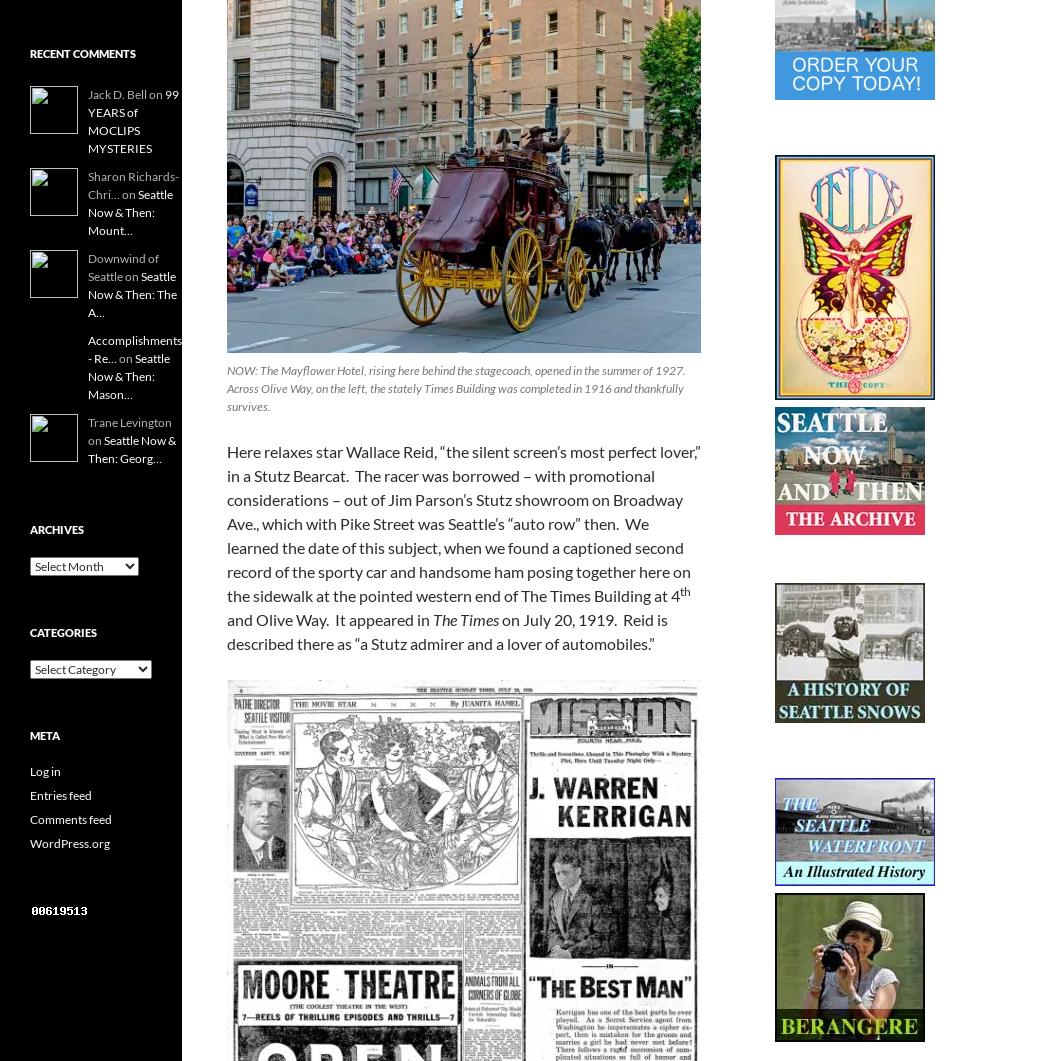 The width and height of the screenshot is (1050, 1061). Describe the element at coordinates (465, 618) in the screenshot. I see `'The Times'` at that location.